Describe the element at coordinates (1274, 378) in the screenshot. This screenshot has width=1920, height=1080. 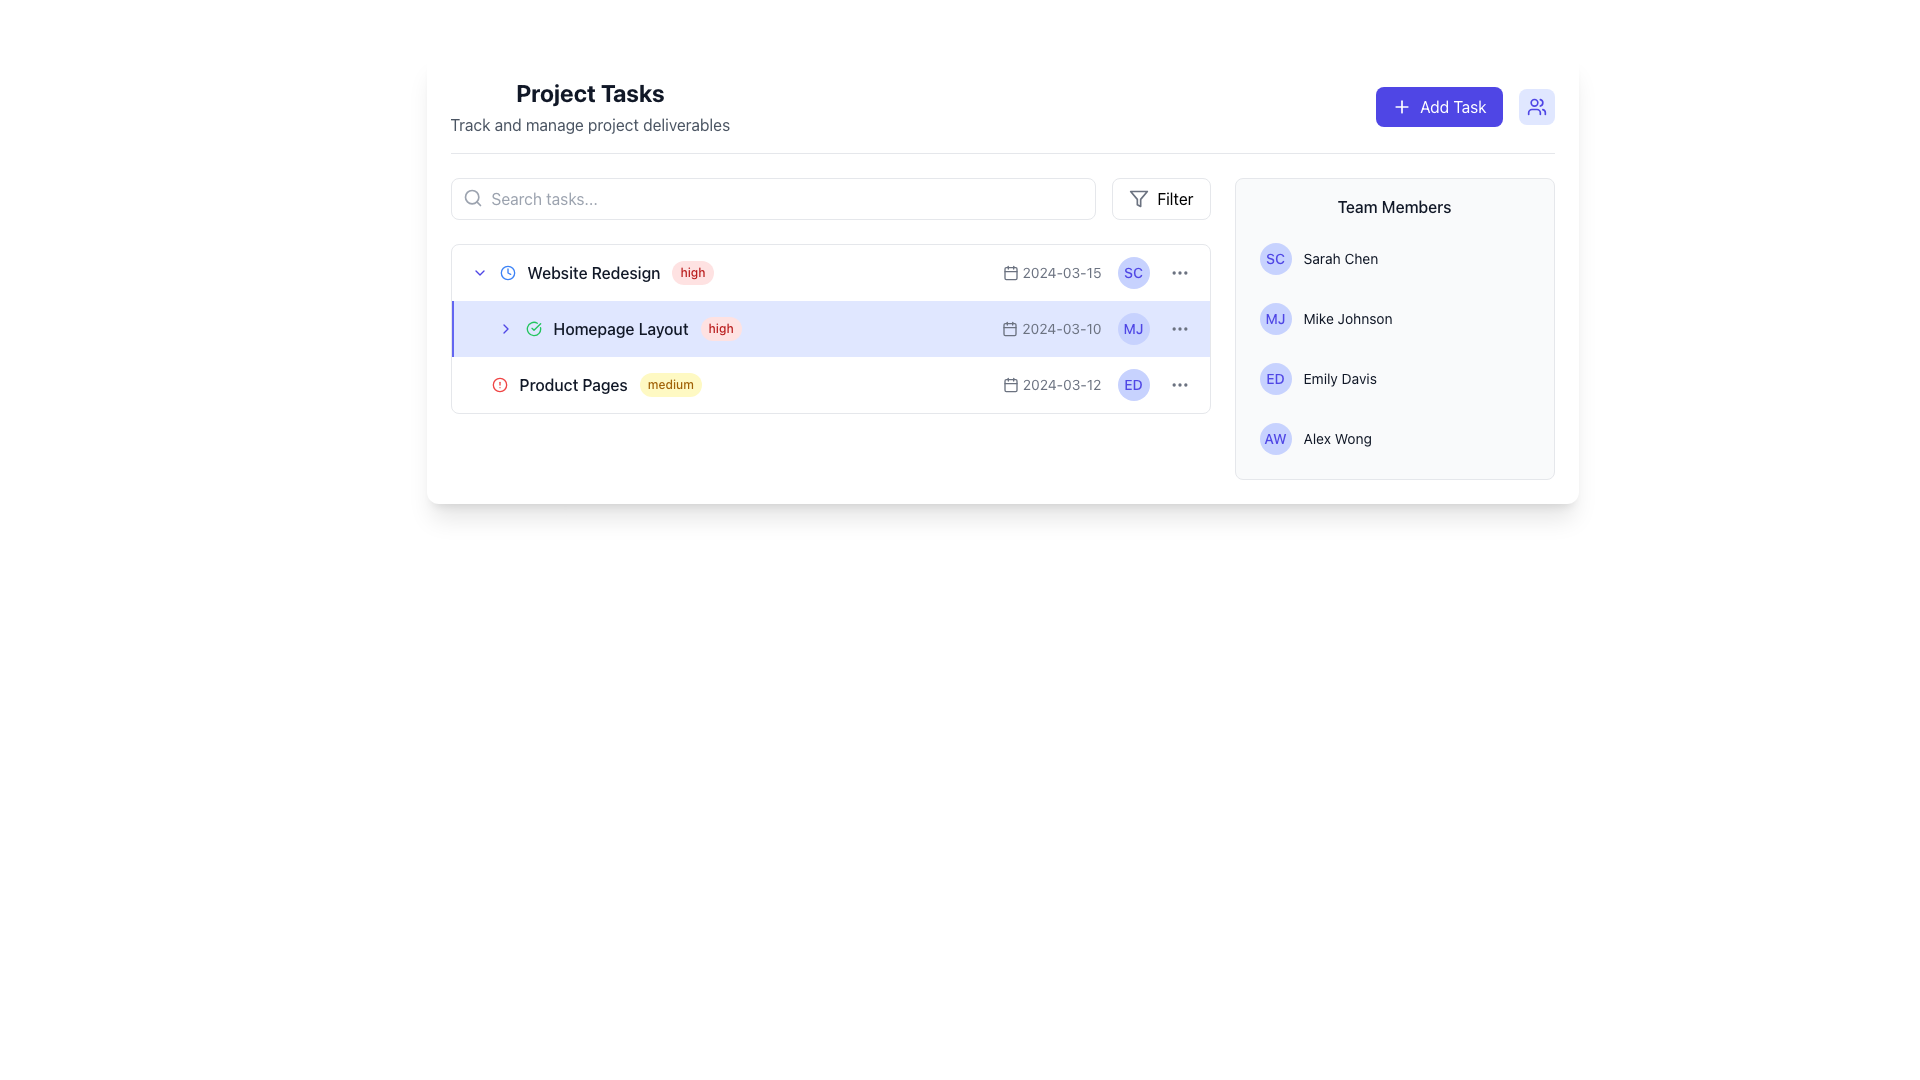
I see `the Informational badge with a purple background and 'ED' text, located in the 'Team Members' section next to Emily Davis for additional information` at that location.